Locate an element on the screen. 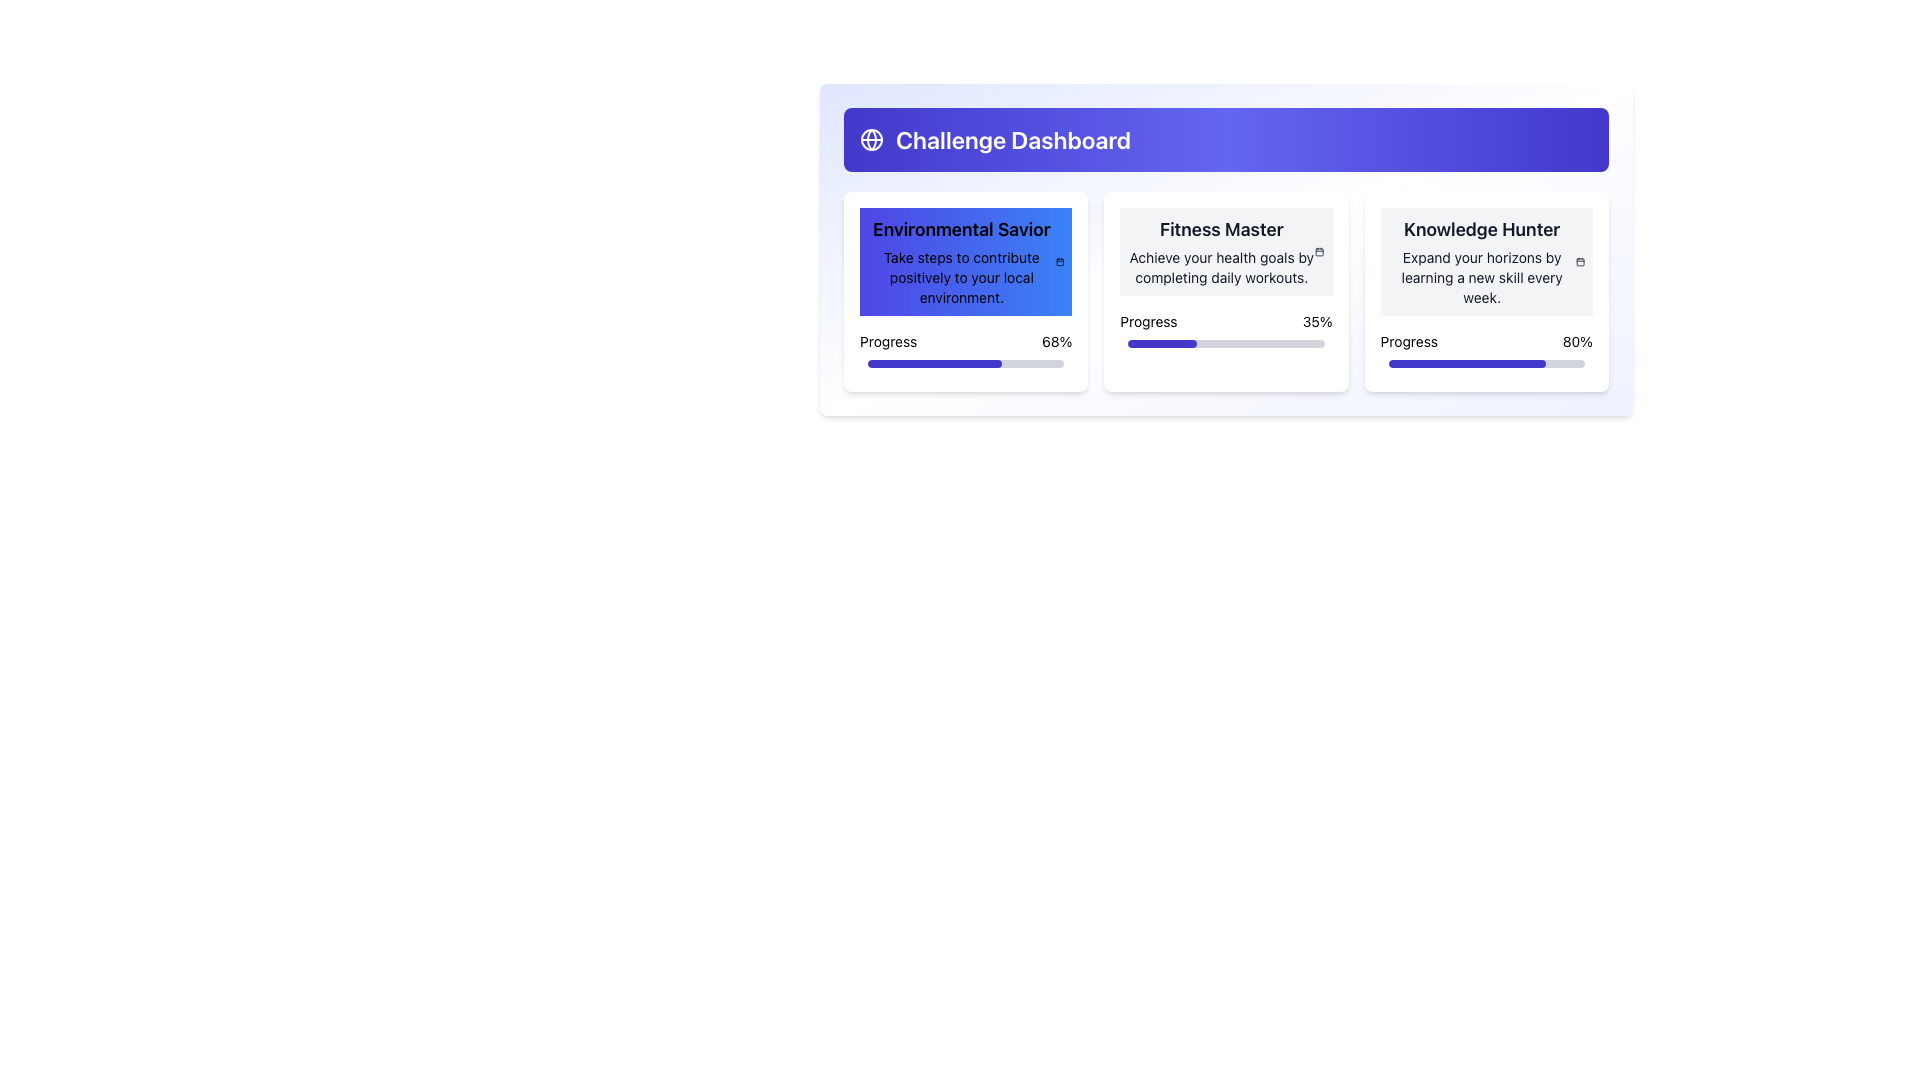  text element that contains the sentence 'Achieve your health goals by completing daily workouts.' which is styled with a smaller font size and located centrally in the second column of a three-column layout is located at coordinates (1220, 266).